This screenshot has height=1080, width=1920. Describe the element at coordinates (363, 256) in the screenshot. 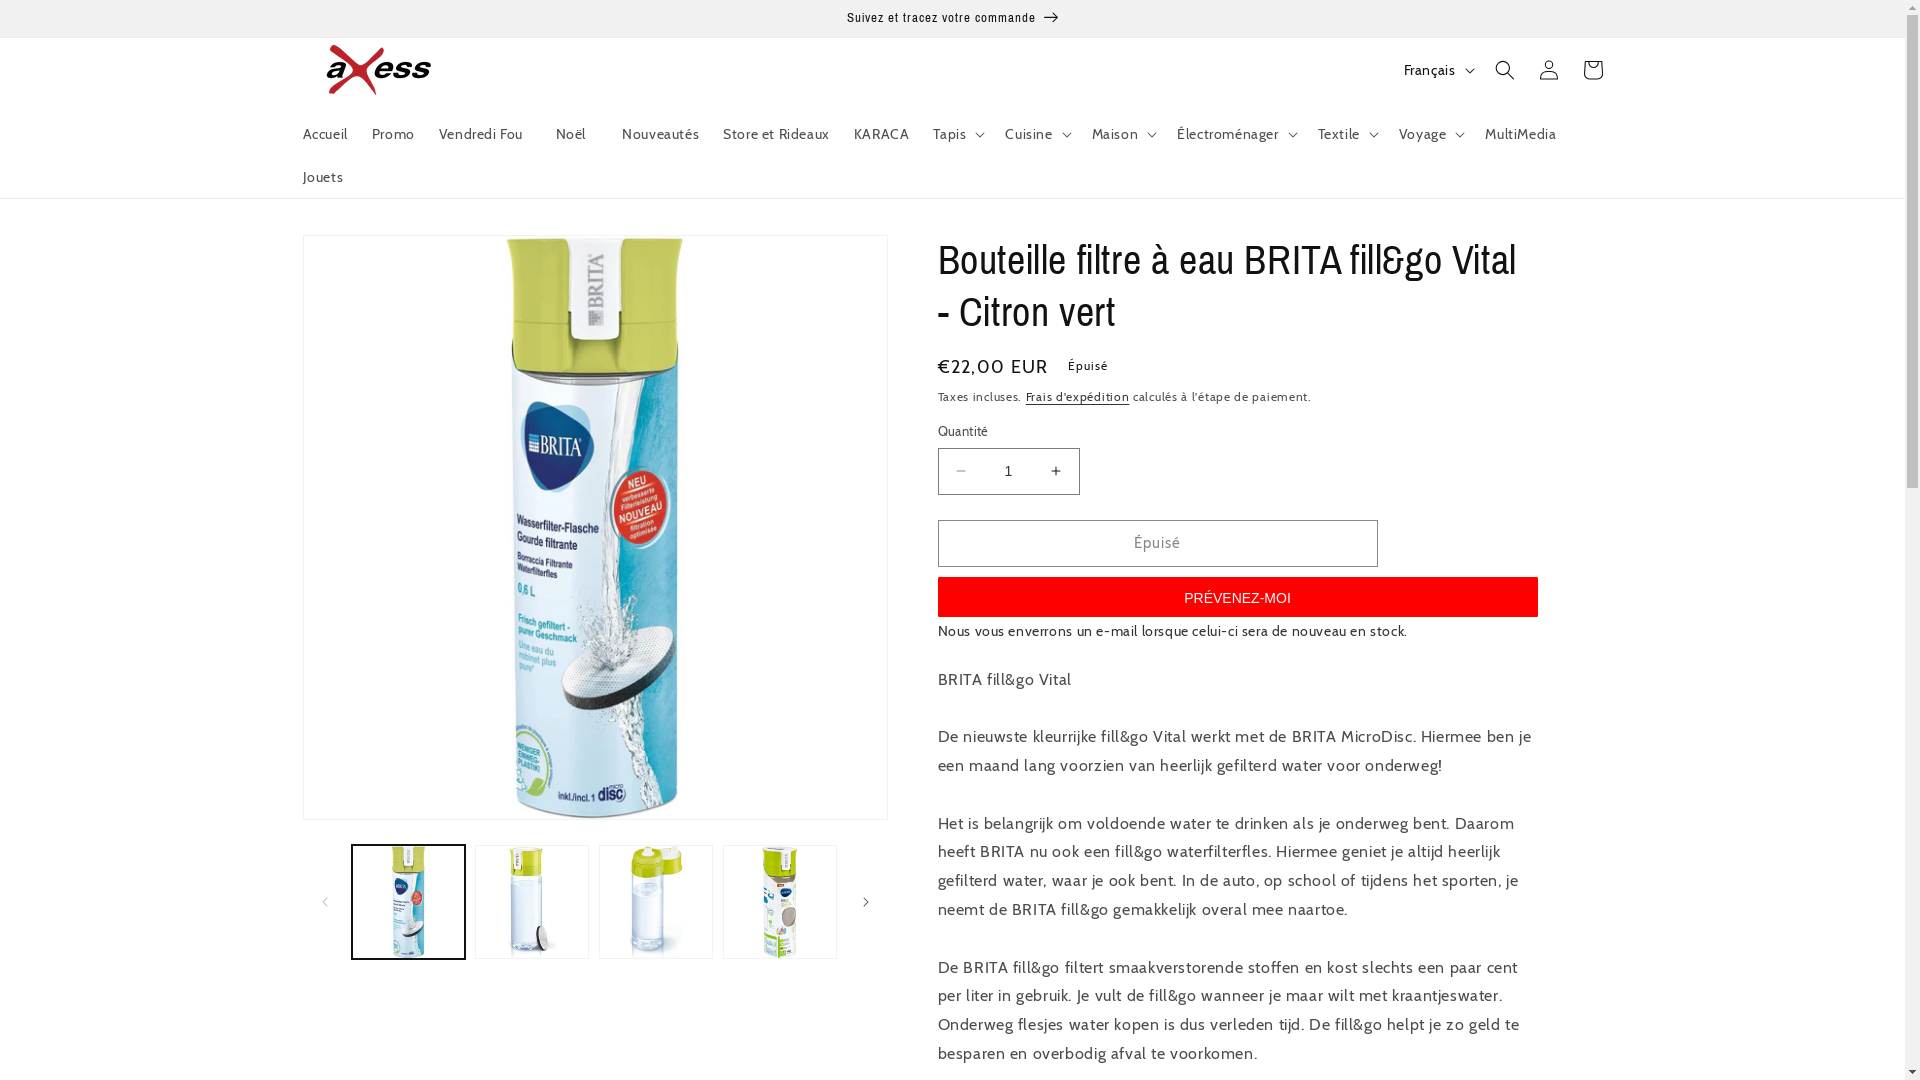

I see `'Passer aux informations produits'` at that location.